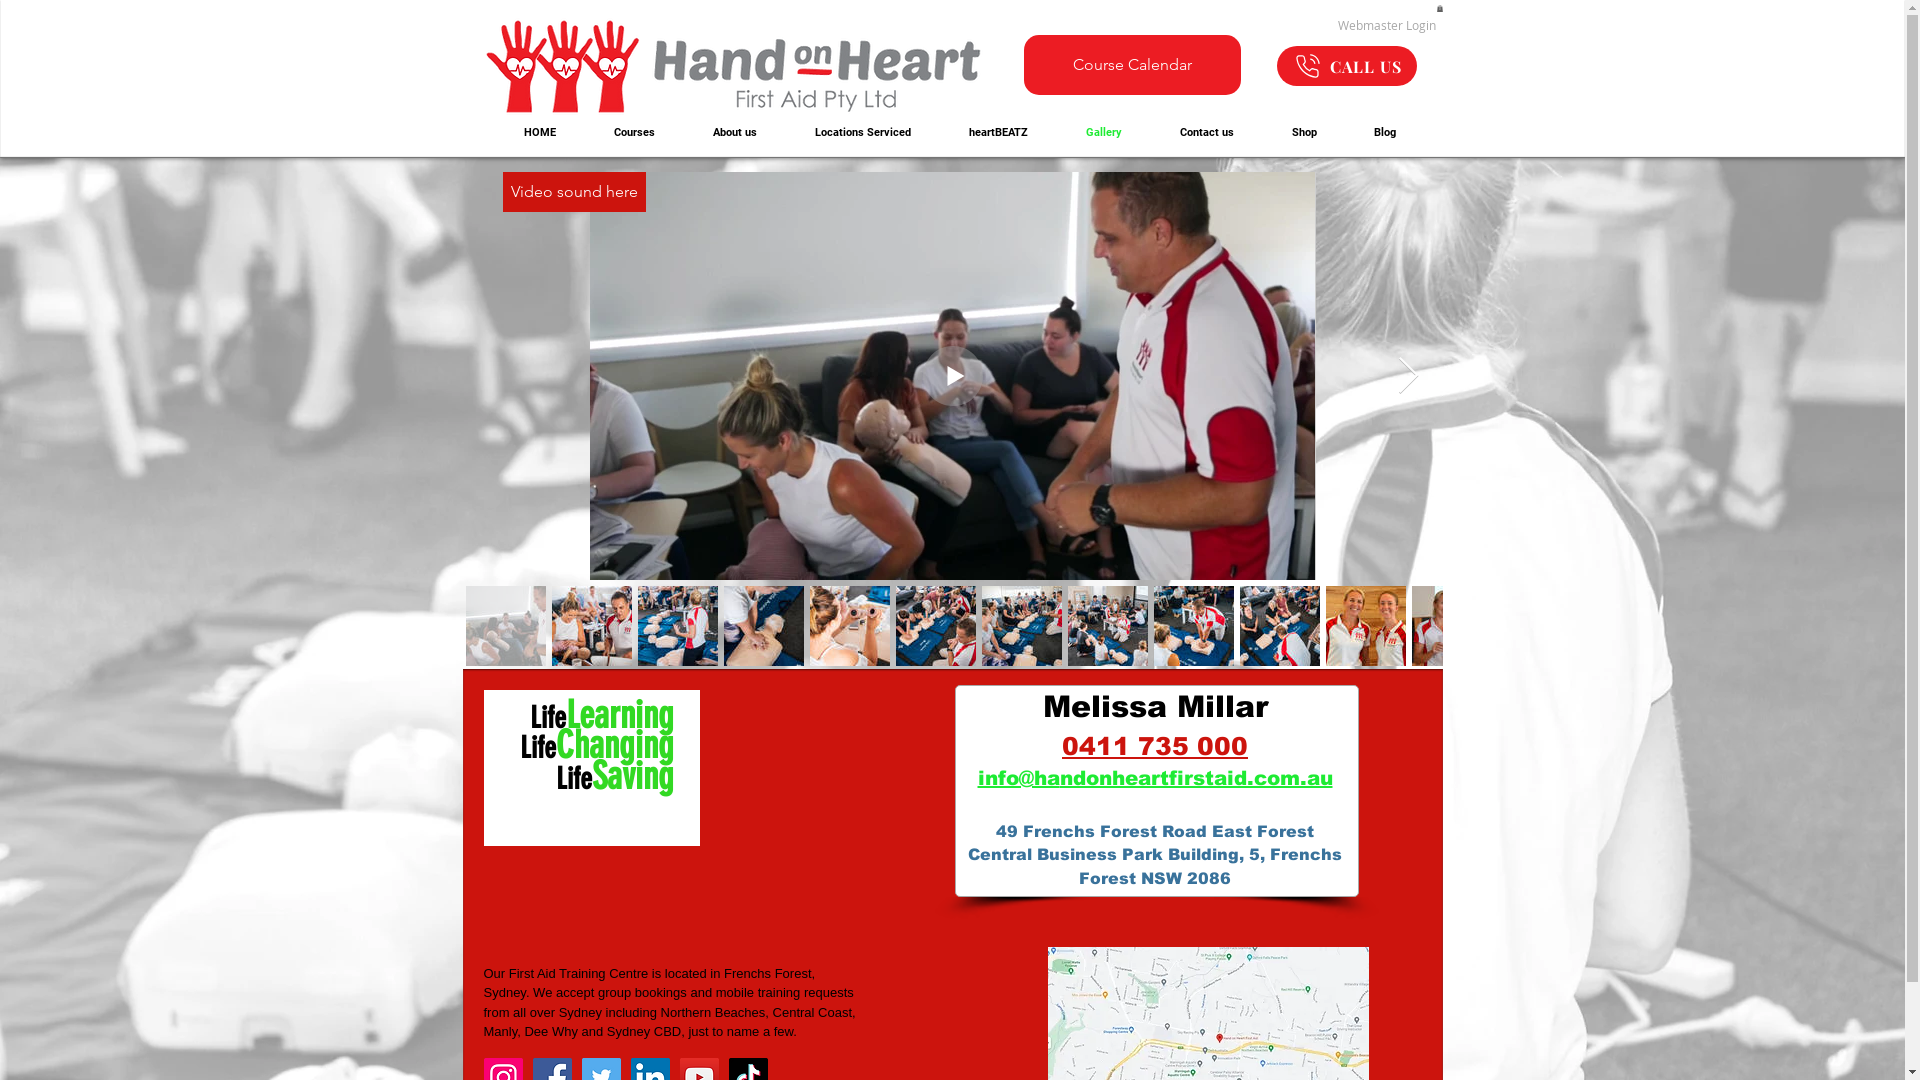 The width and height of the screenshot is (1920, 1080). What do you see at coordinates (863, 132) in the screenshot?
I see `'Locations Serviced'` at bounding box center [863, 132].